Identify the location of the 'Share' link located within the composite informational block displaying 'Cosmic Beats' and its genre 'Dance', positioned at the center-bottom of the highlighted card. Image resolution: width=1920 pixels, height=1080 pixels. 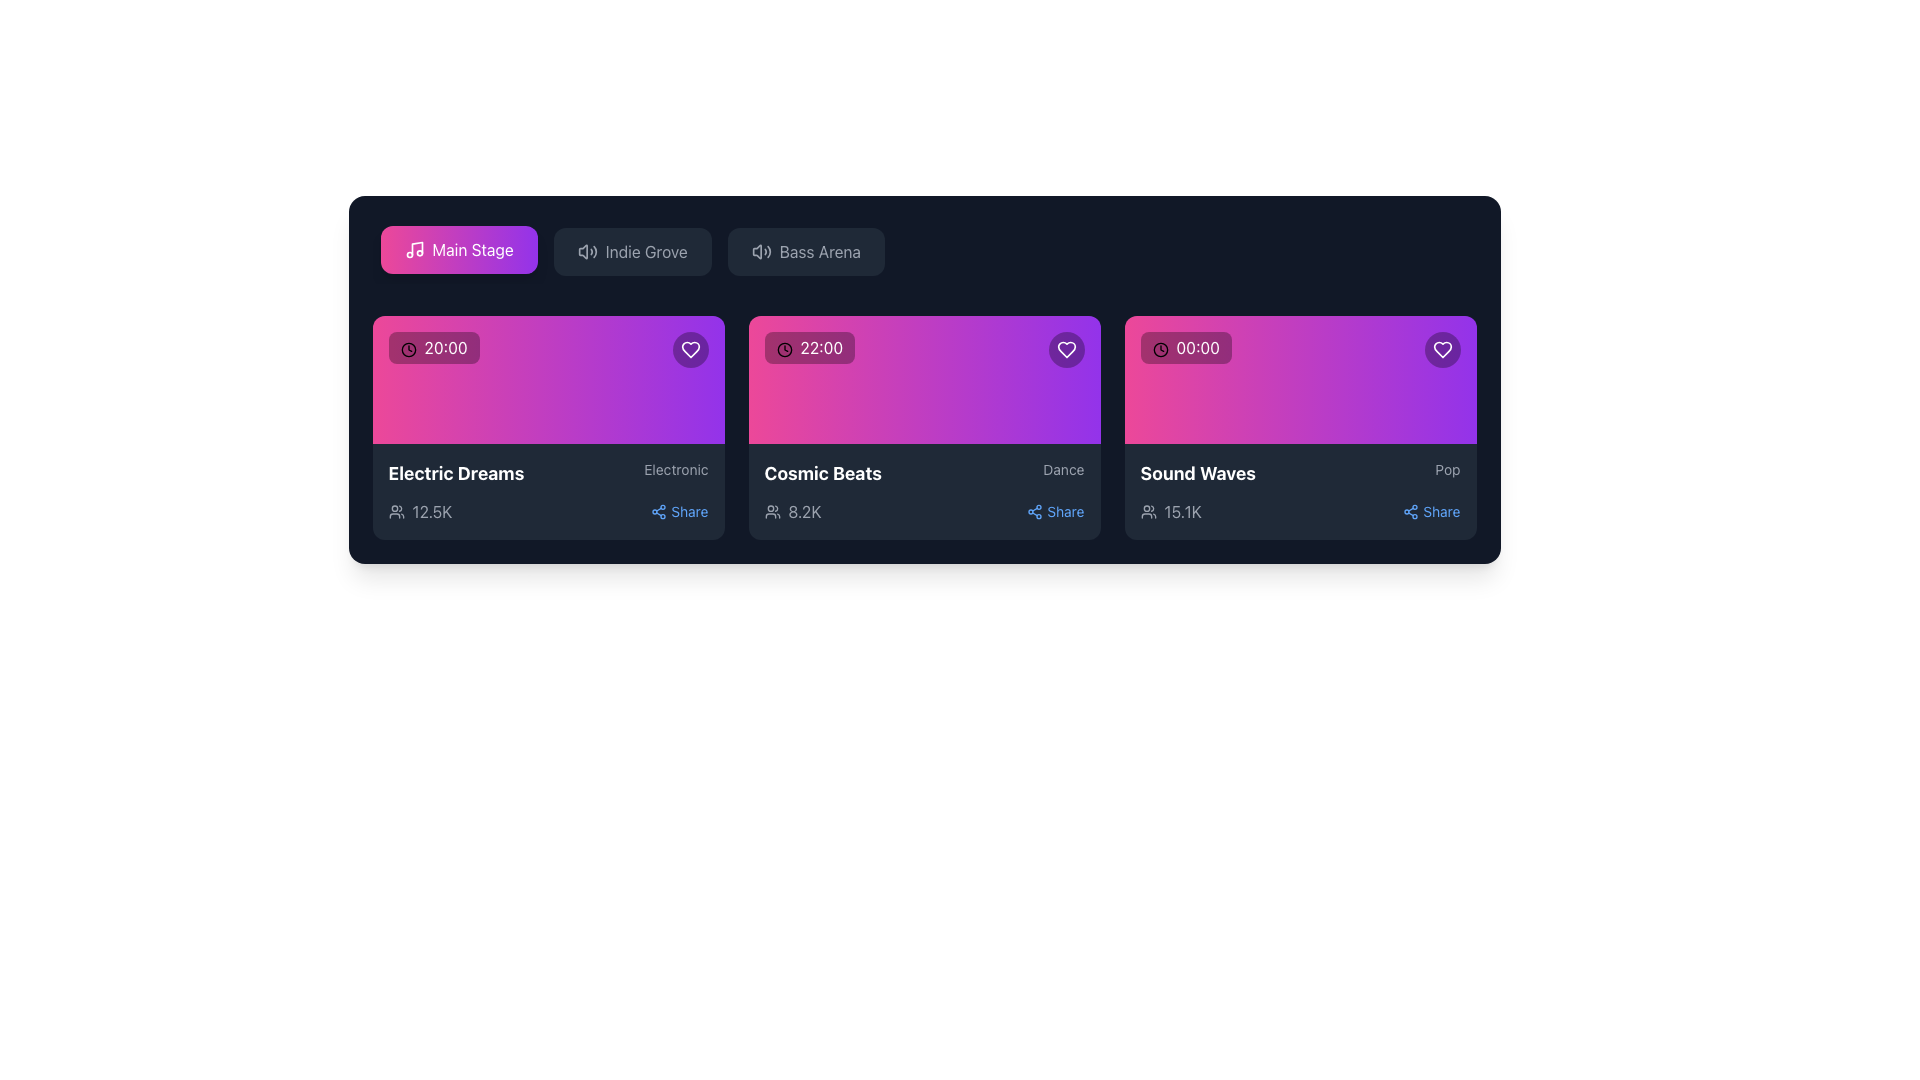
(923, 492).